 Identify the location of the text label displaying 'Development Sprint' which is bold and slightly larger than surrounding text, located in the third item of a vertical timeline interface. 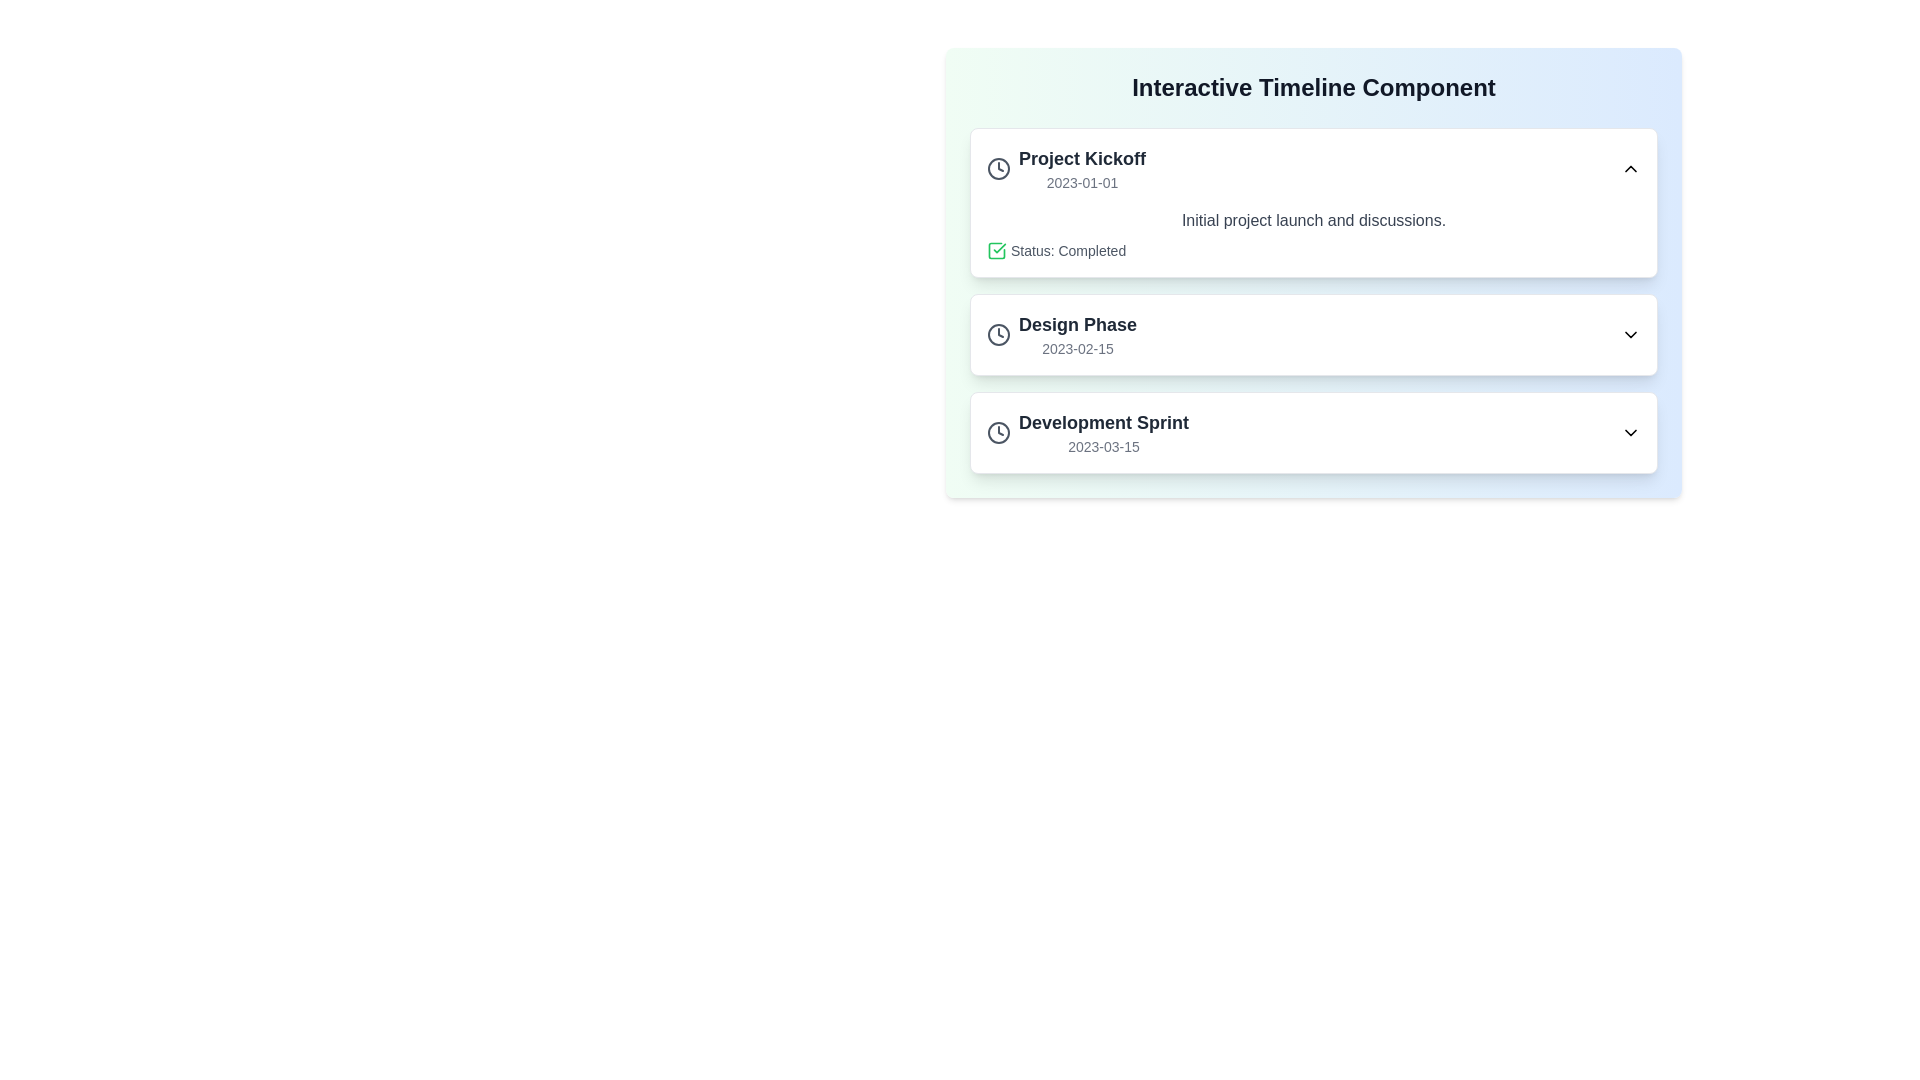
(1103, 422).